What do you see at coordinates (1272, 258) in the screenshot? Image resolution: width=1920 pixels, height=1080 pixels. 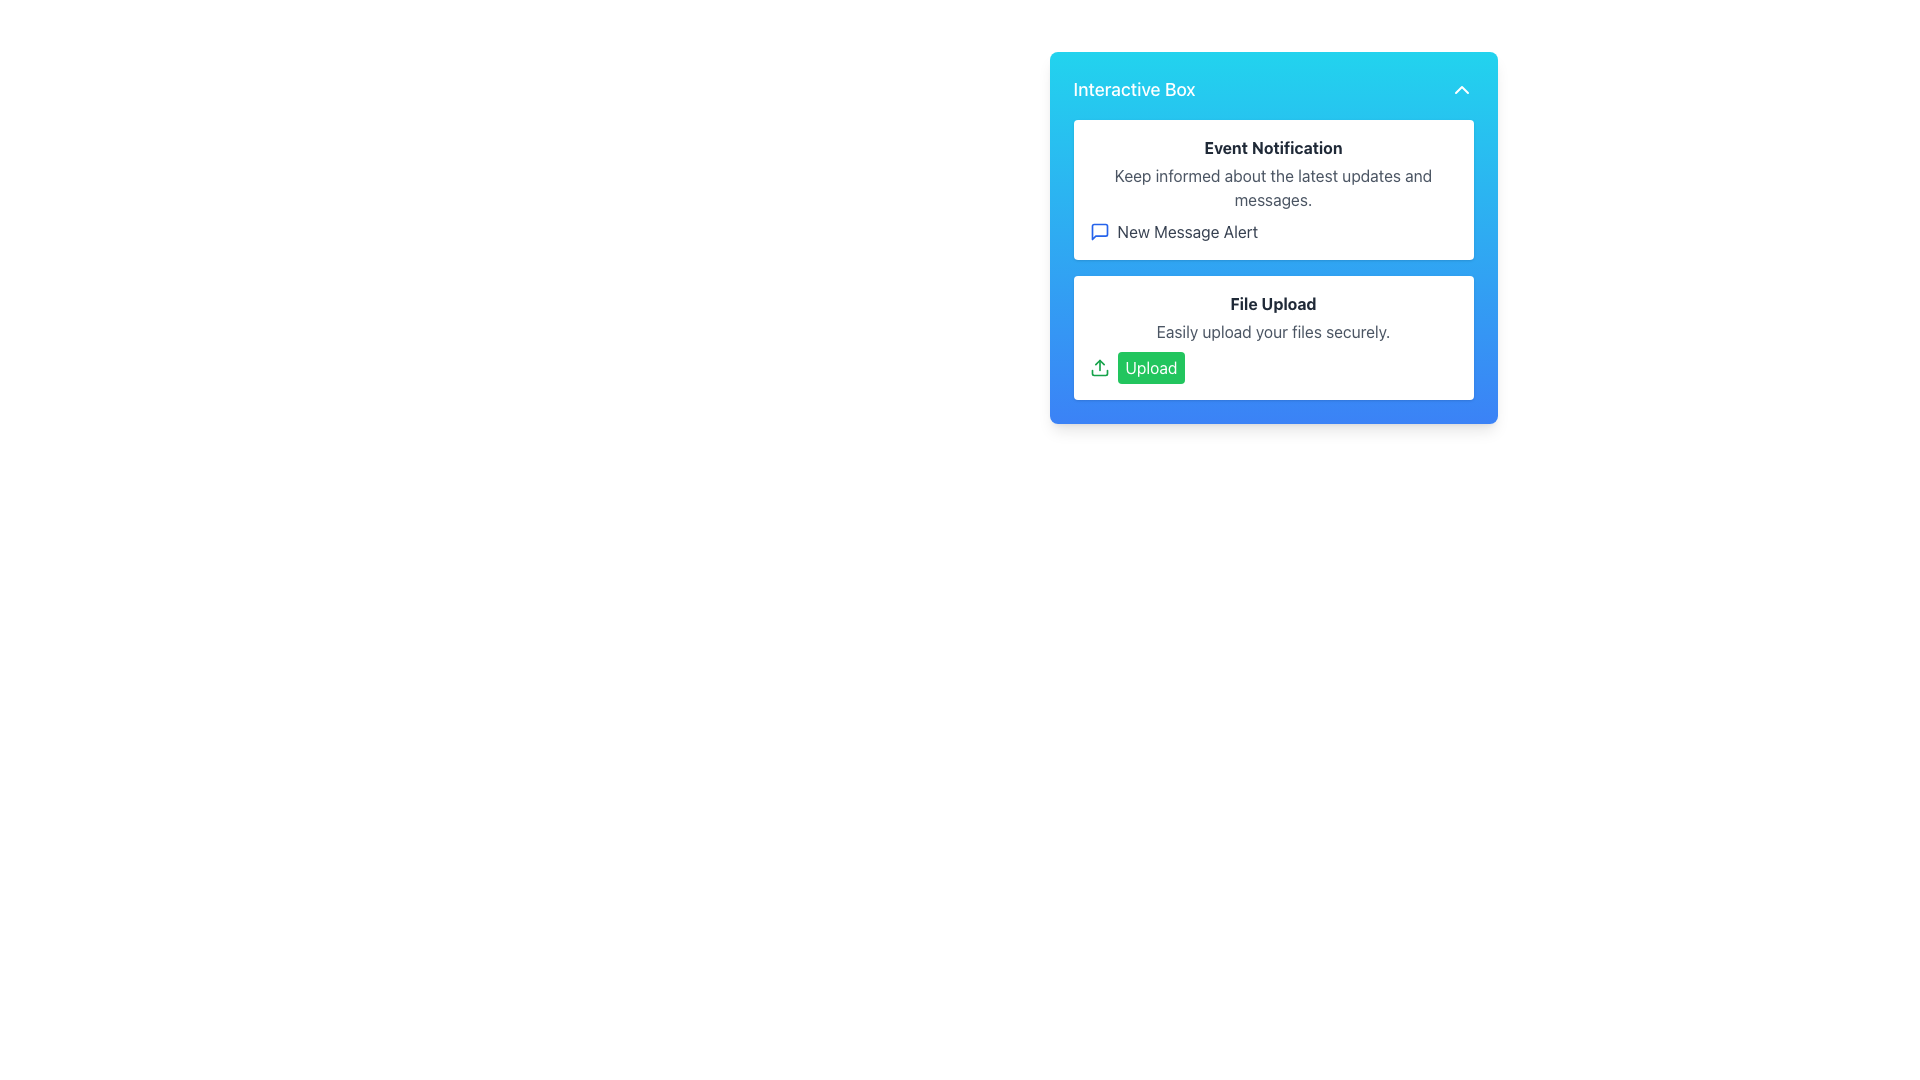 I see `the 'New Message Alert' within the composite UI element that displays messaging notifications and file uploads` at bounding box center [1272, 258].